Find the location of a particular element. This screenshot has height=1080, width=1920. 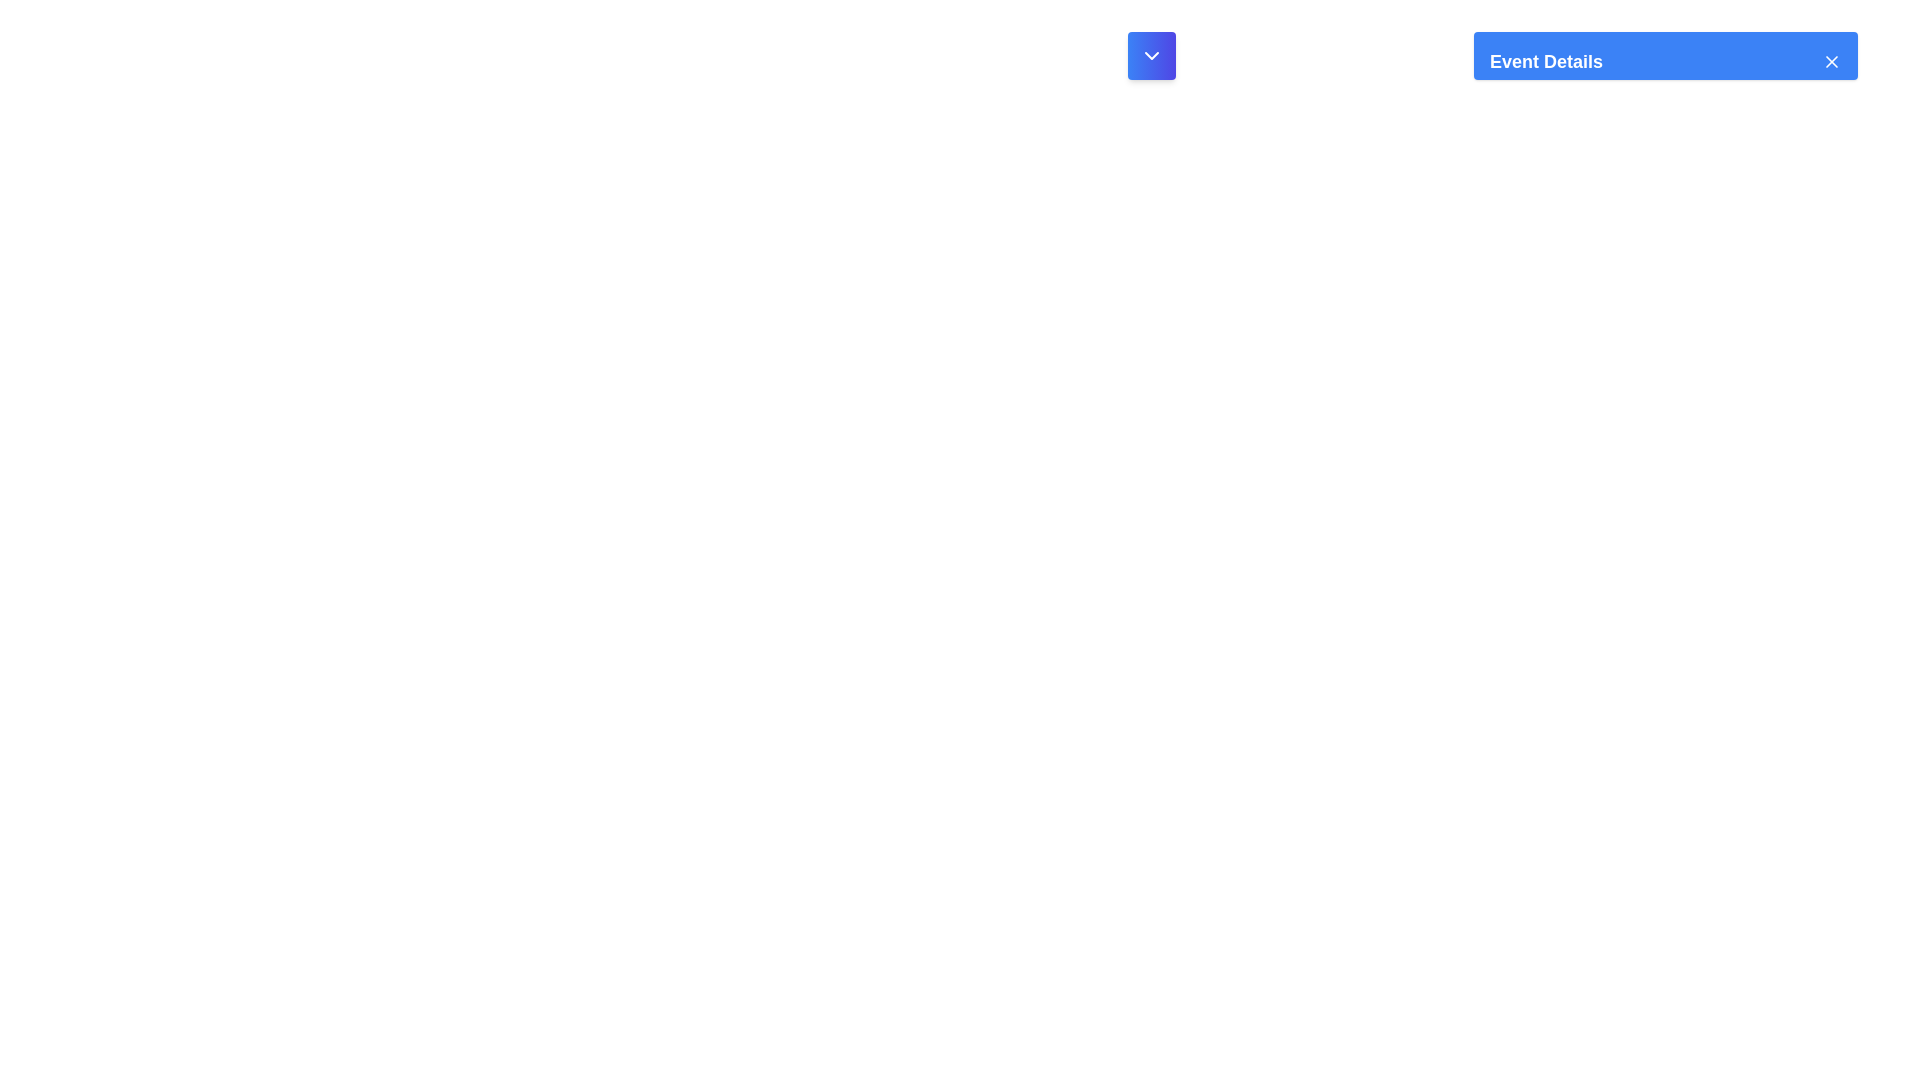

the downward-pointing chevron icon with a white stroke on a gradient blue background, located at the center of the button to the left of the 'Event Details' label is located at coordinates (1152, 55).